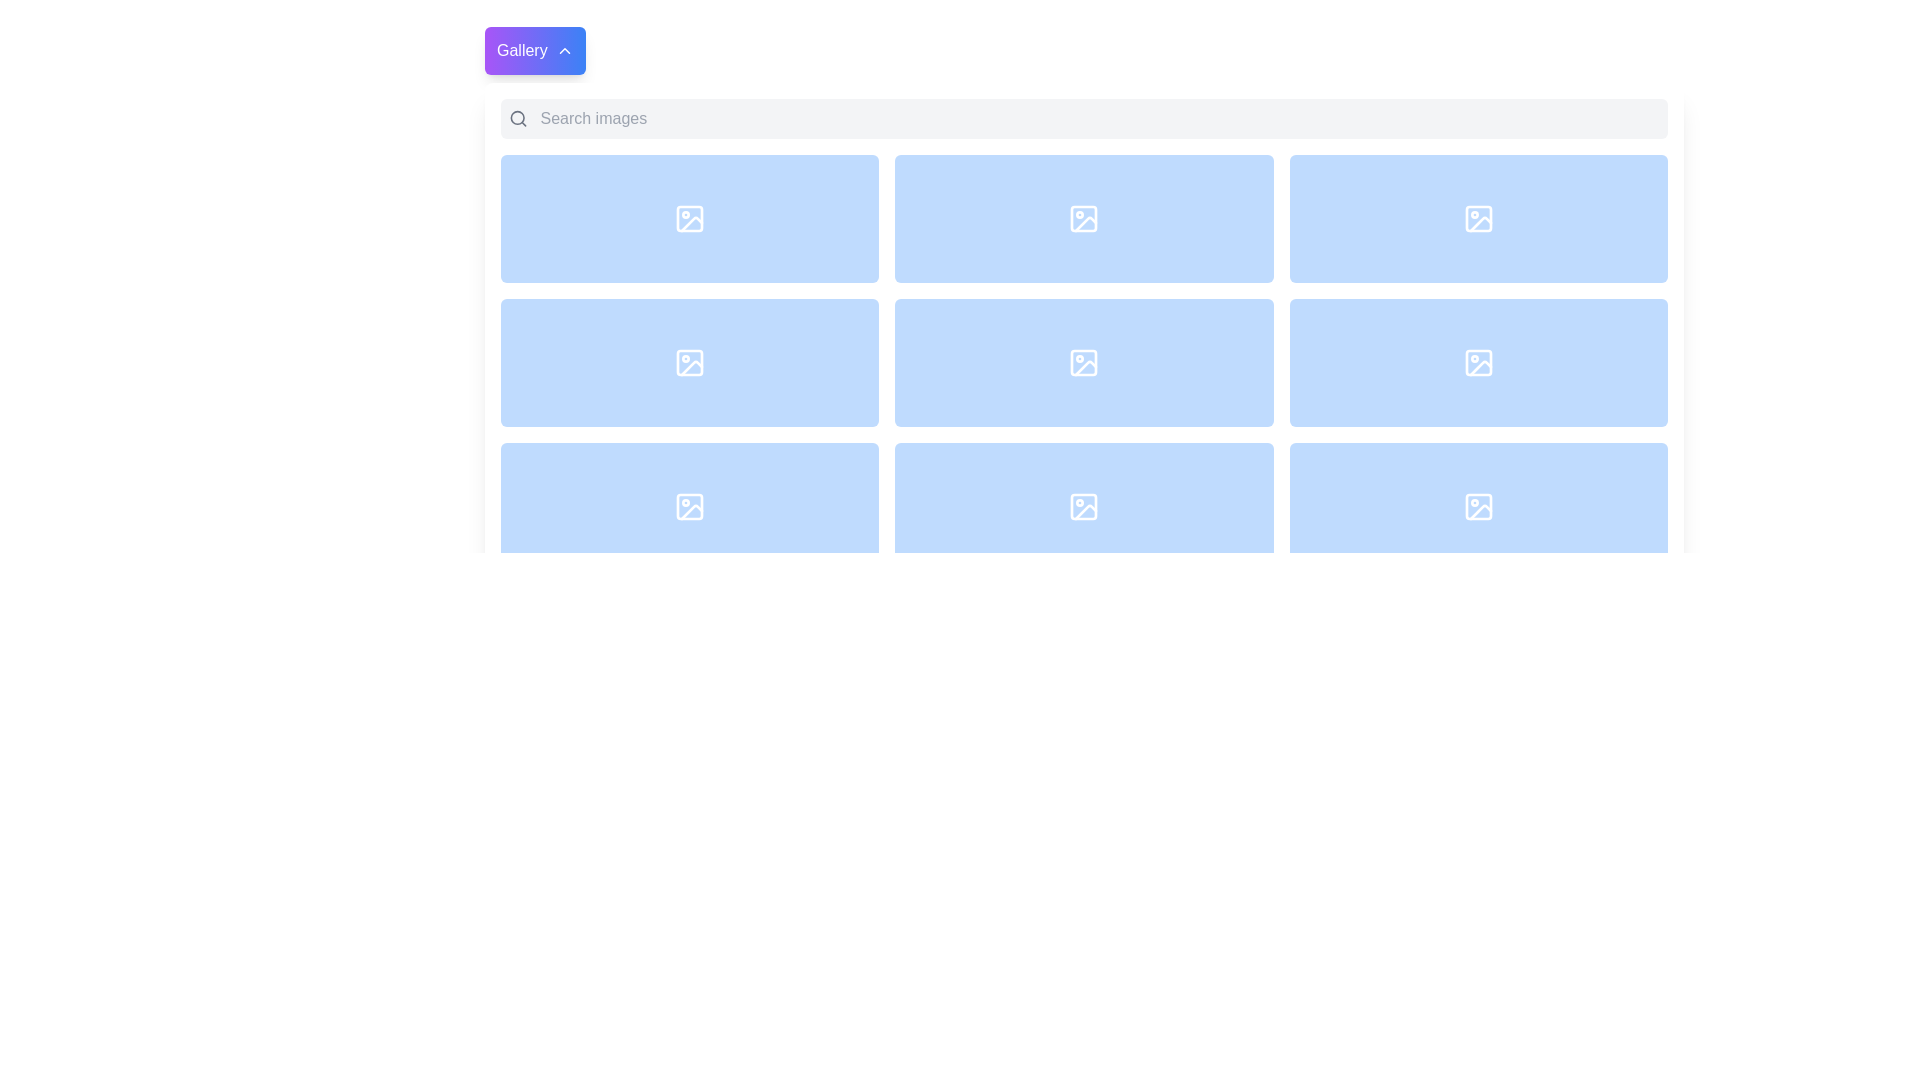 The width and height of the screenshot is (1920, 1080). I want to click on the rectangular button with a light blue background and a picture frame icon, which is the fourth button in the middle row of a three-column grid, so click(1083, 362).